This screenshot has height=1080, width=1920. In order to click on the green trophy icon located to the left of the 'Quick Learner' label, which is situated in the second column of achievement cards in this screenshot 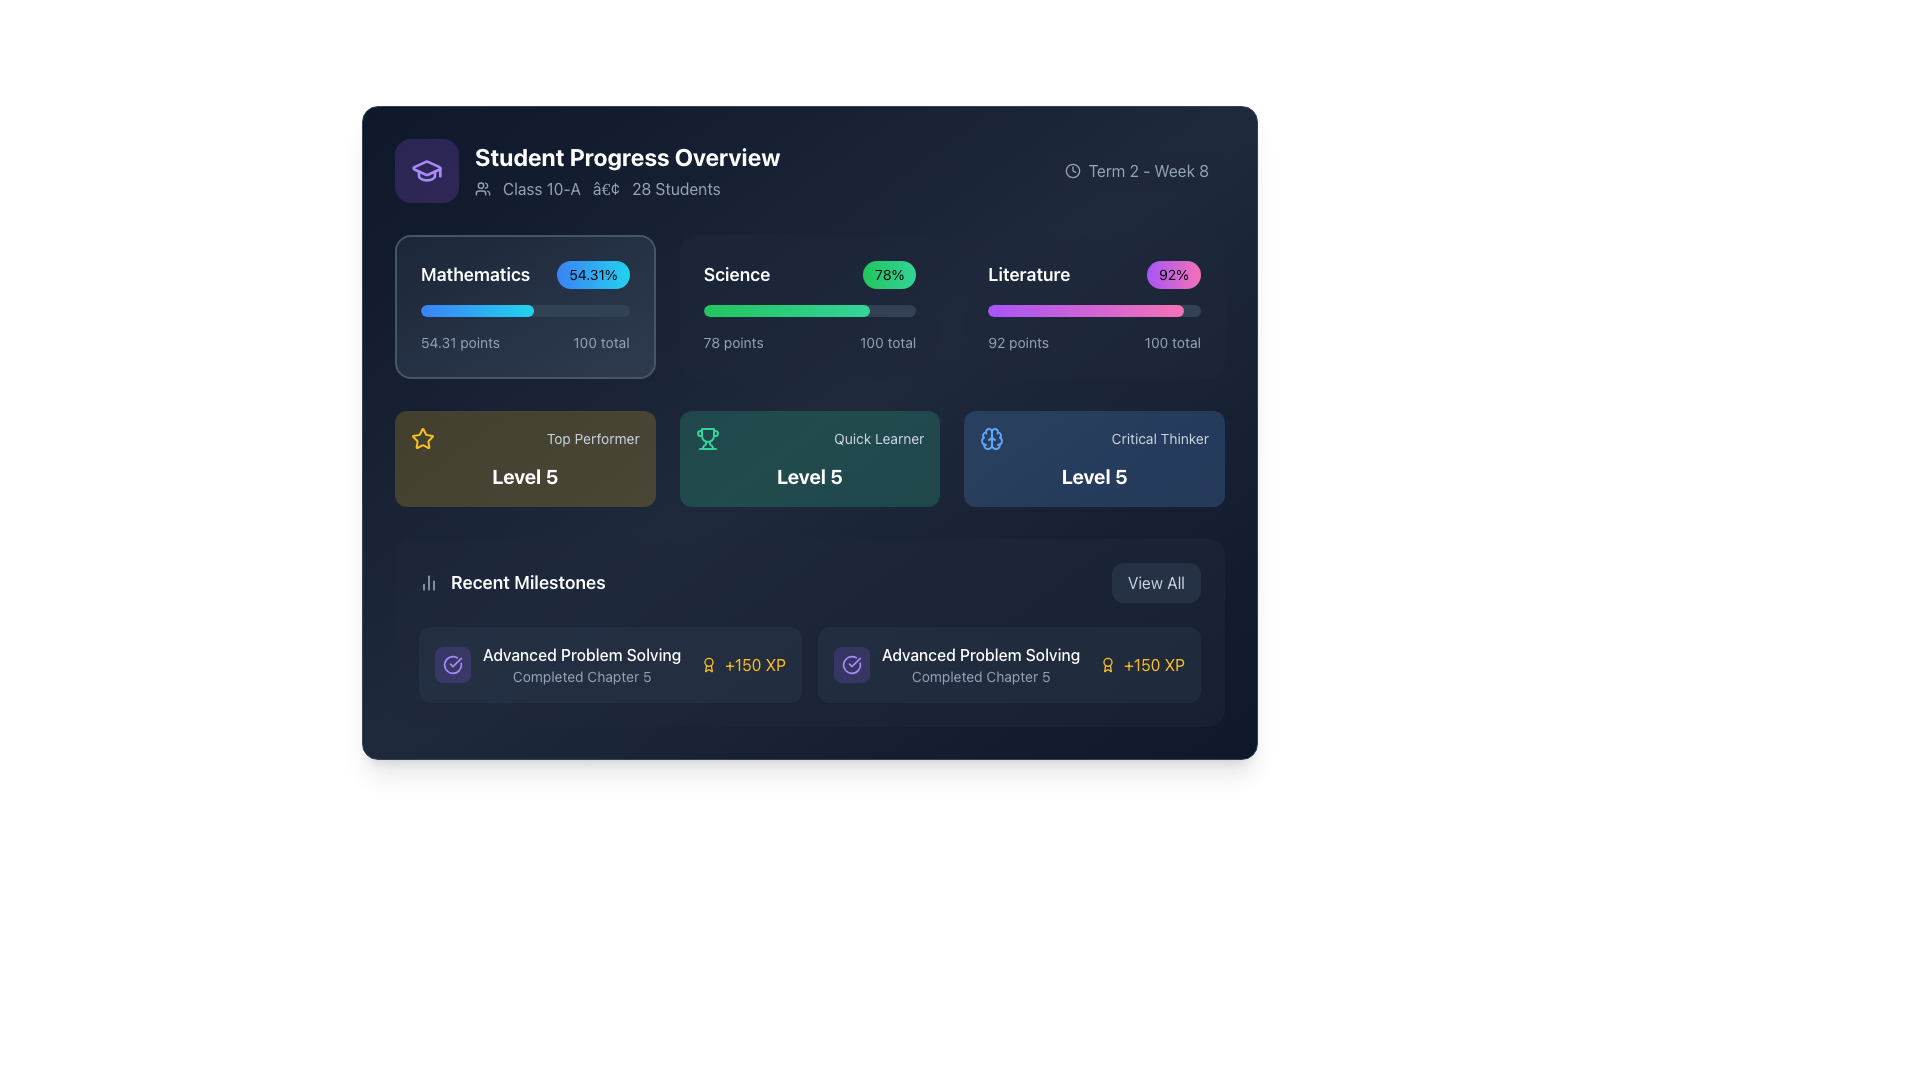, I will do `click(707, 438)`.